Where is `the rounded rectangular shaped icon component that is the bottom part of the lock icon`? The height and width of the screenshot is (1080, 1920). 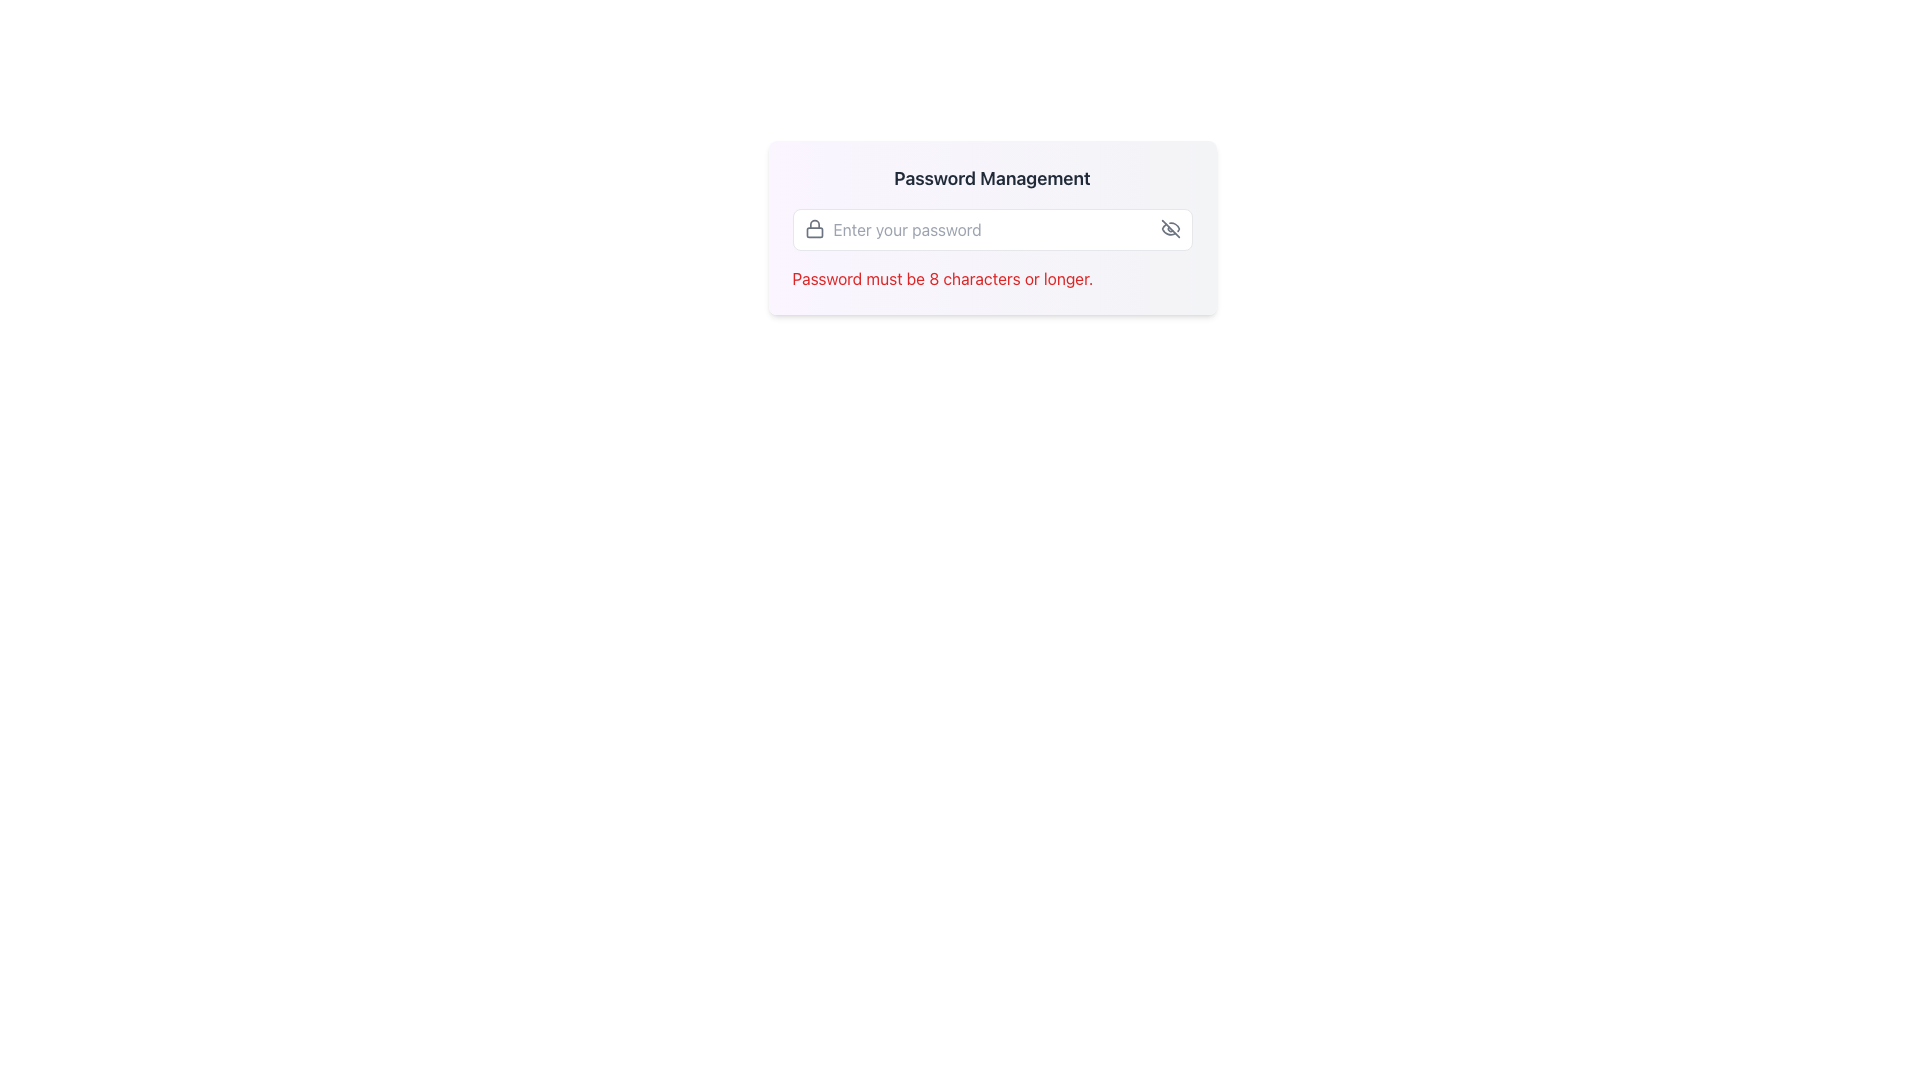 the rounded rectangular shaped icon component that is the bottom part of the lock icon is located at coordinates (814, 231).